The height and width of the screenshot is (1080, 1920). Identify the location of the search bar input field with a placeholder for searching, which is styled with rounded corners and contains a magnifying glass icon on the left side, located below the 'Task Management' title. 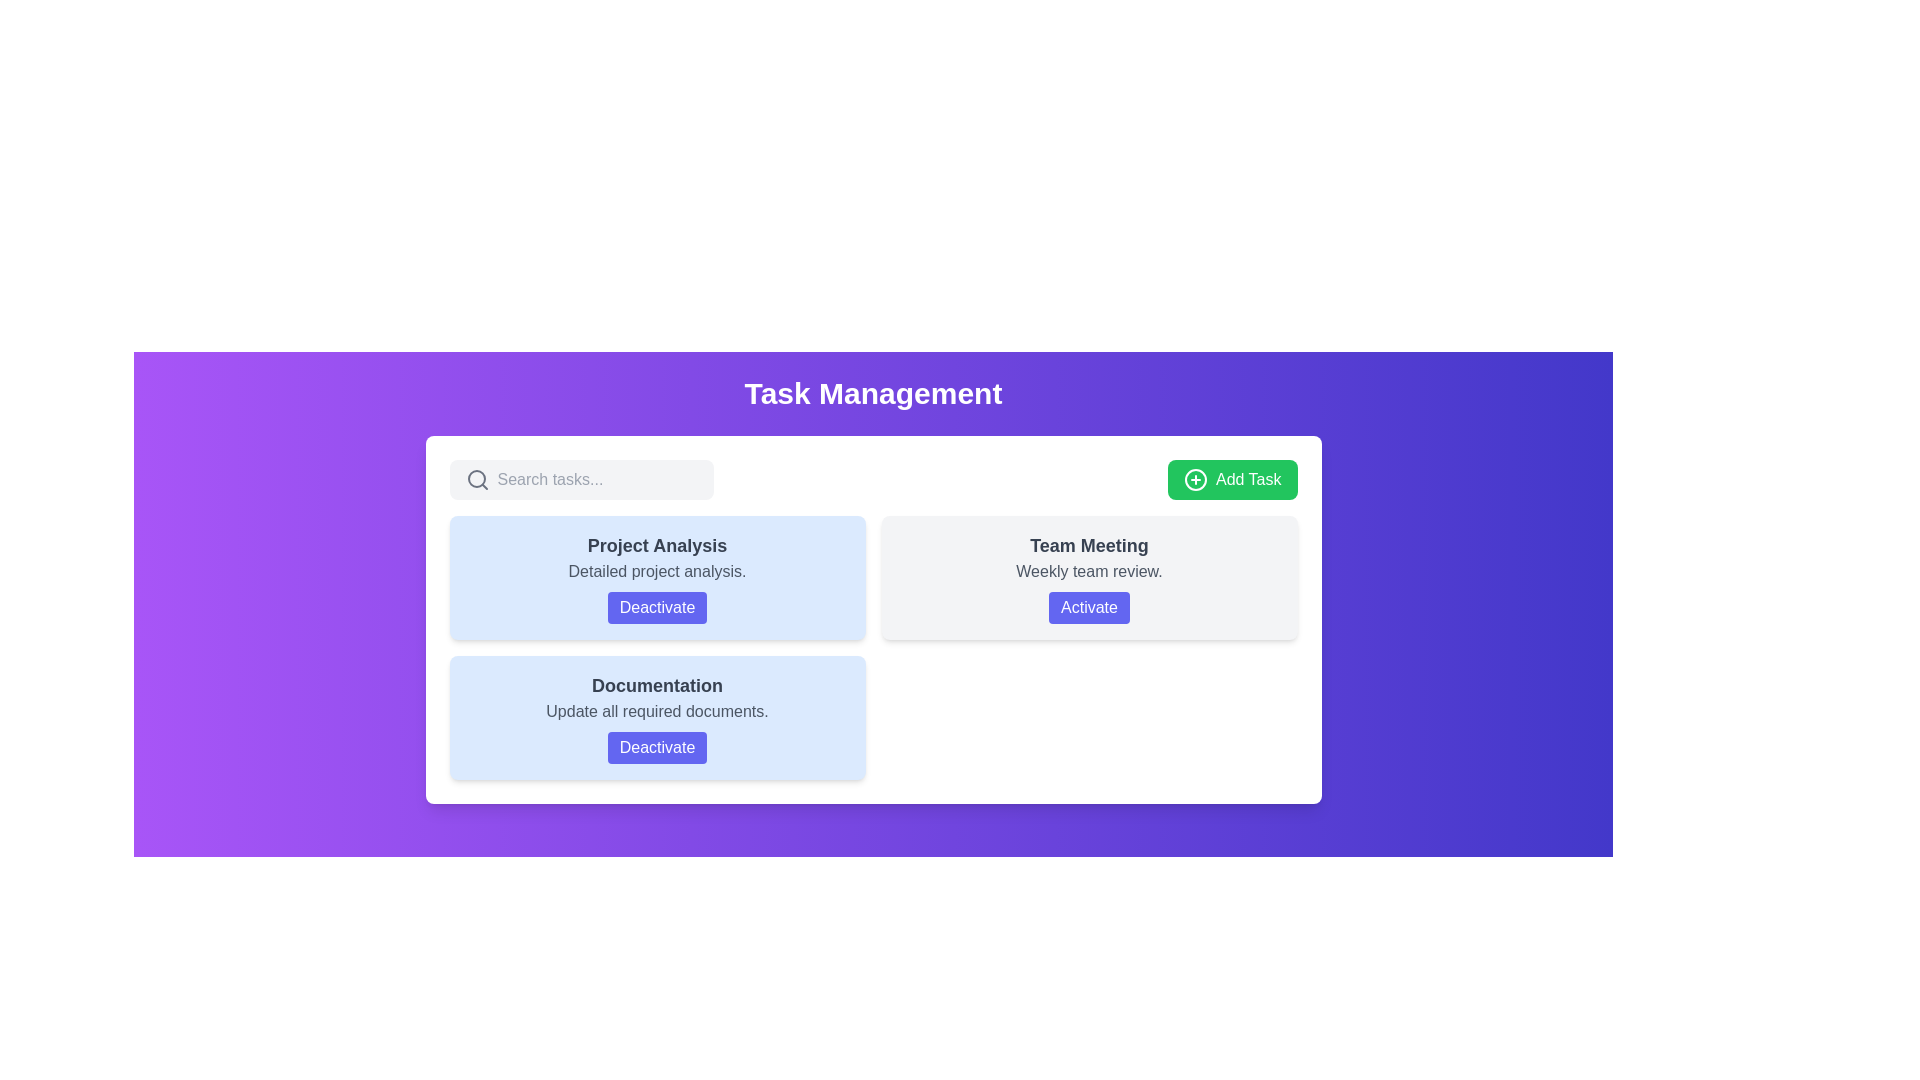
(580, 479).